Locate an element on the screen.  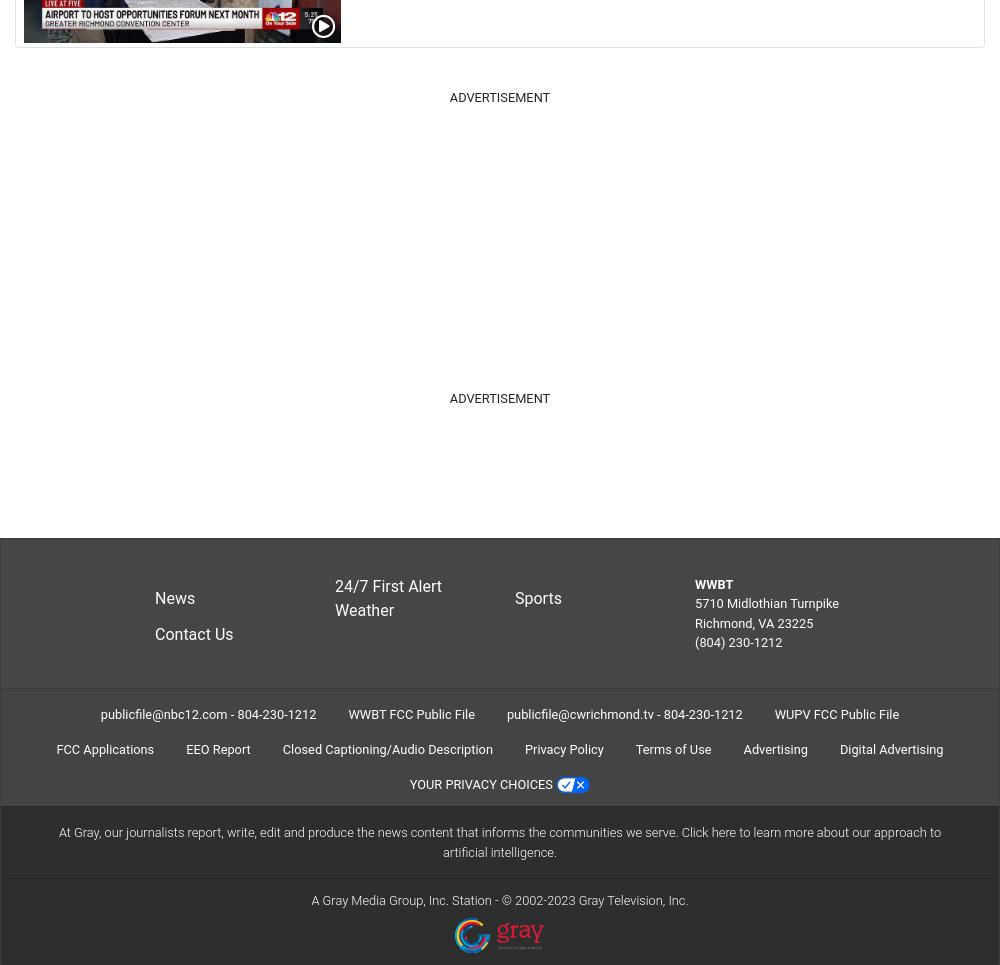
'Terms of Use' is located at coordinates (673, 748).